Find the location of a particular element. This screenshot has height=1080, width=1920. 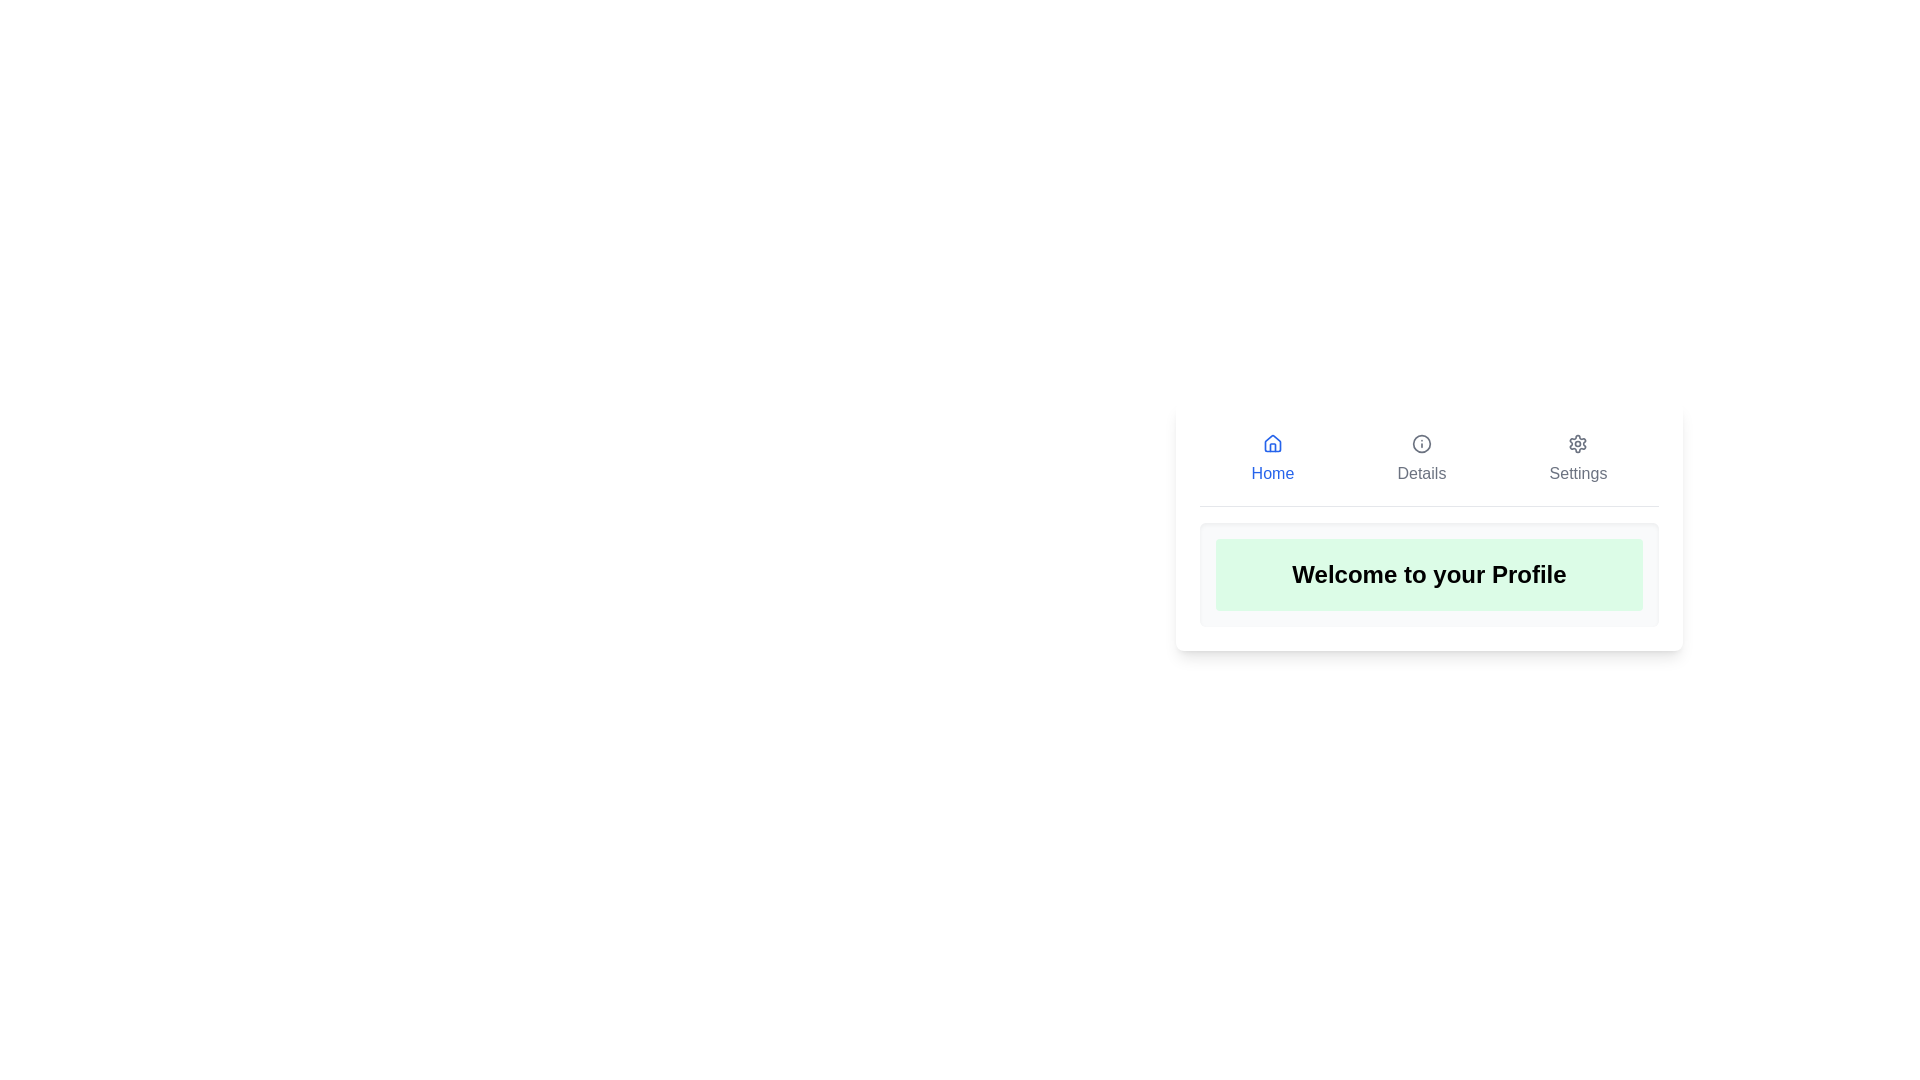

the Details tab to view its contents is located at coordinates (1419, 459).